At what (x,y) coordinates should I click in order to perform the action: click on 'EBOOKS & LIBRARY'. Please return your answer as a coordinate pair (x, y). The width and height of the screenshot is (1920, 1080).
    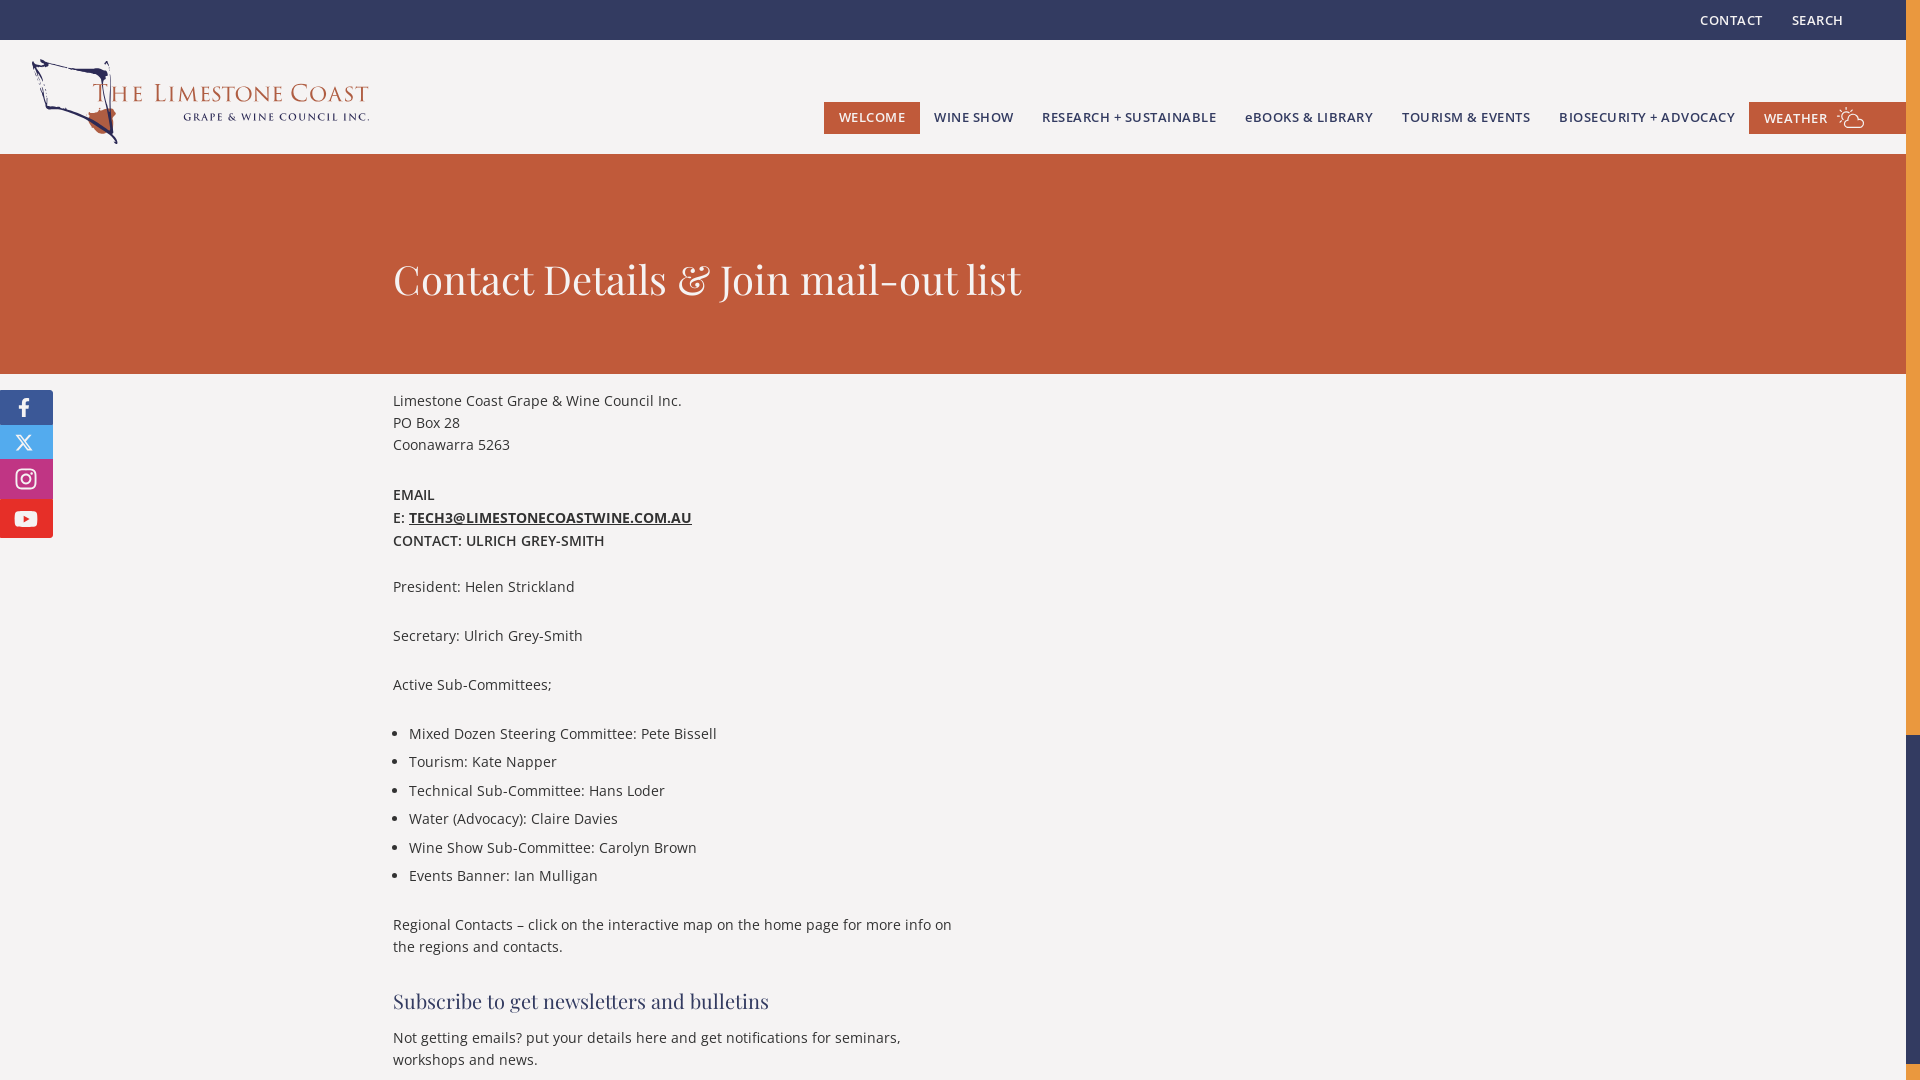
    Looking at the image, I should click on (1309, 118).